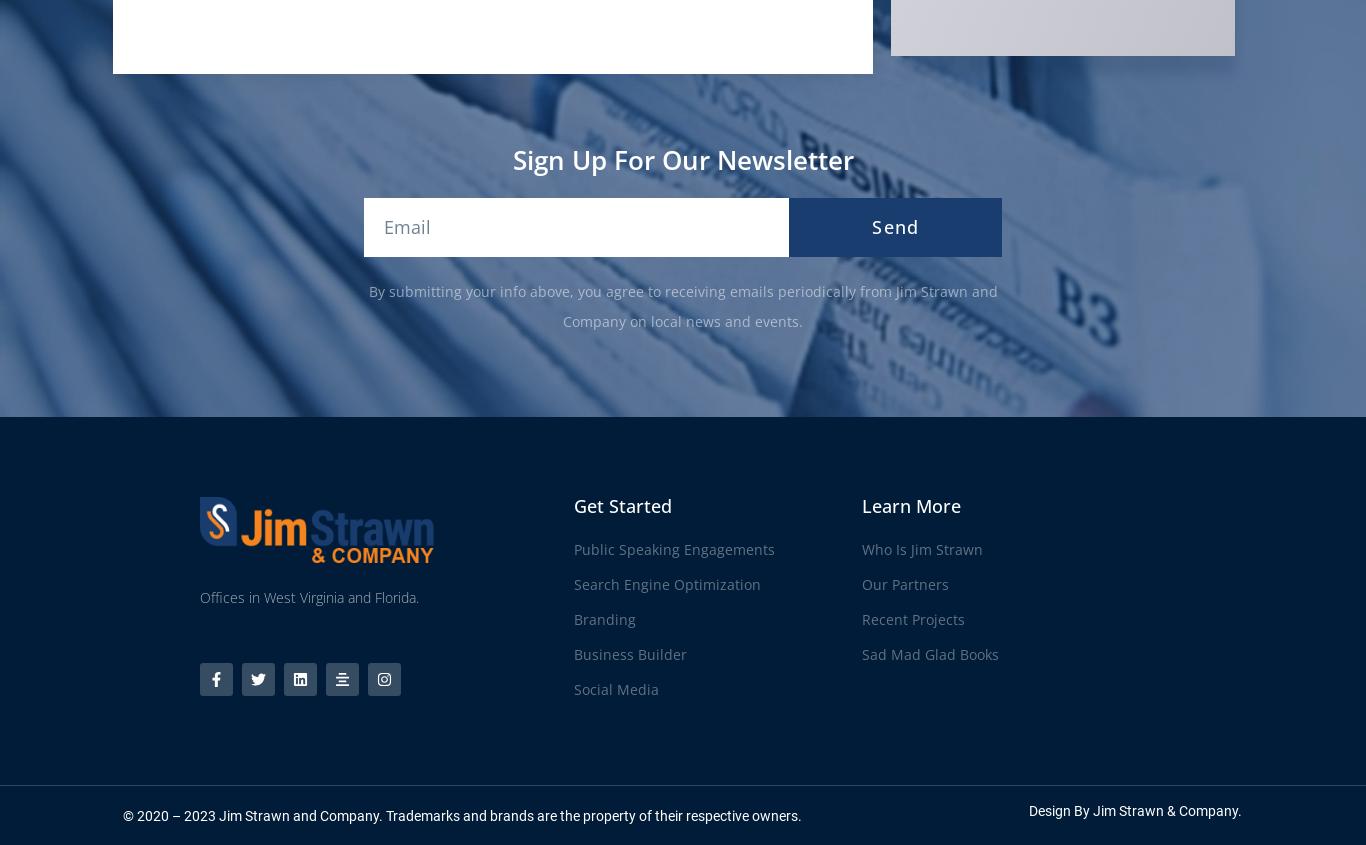 The width and height of the screenshot is (1366, 845). Describe the element at coordinates (603, 619) in the screenshot. I see `'Branding'` at that location.